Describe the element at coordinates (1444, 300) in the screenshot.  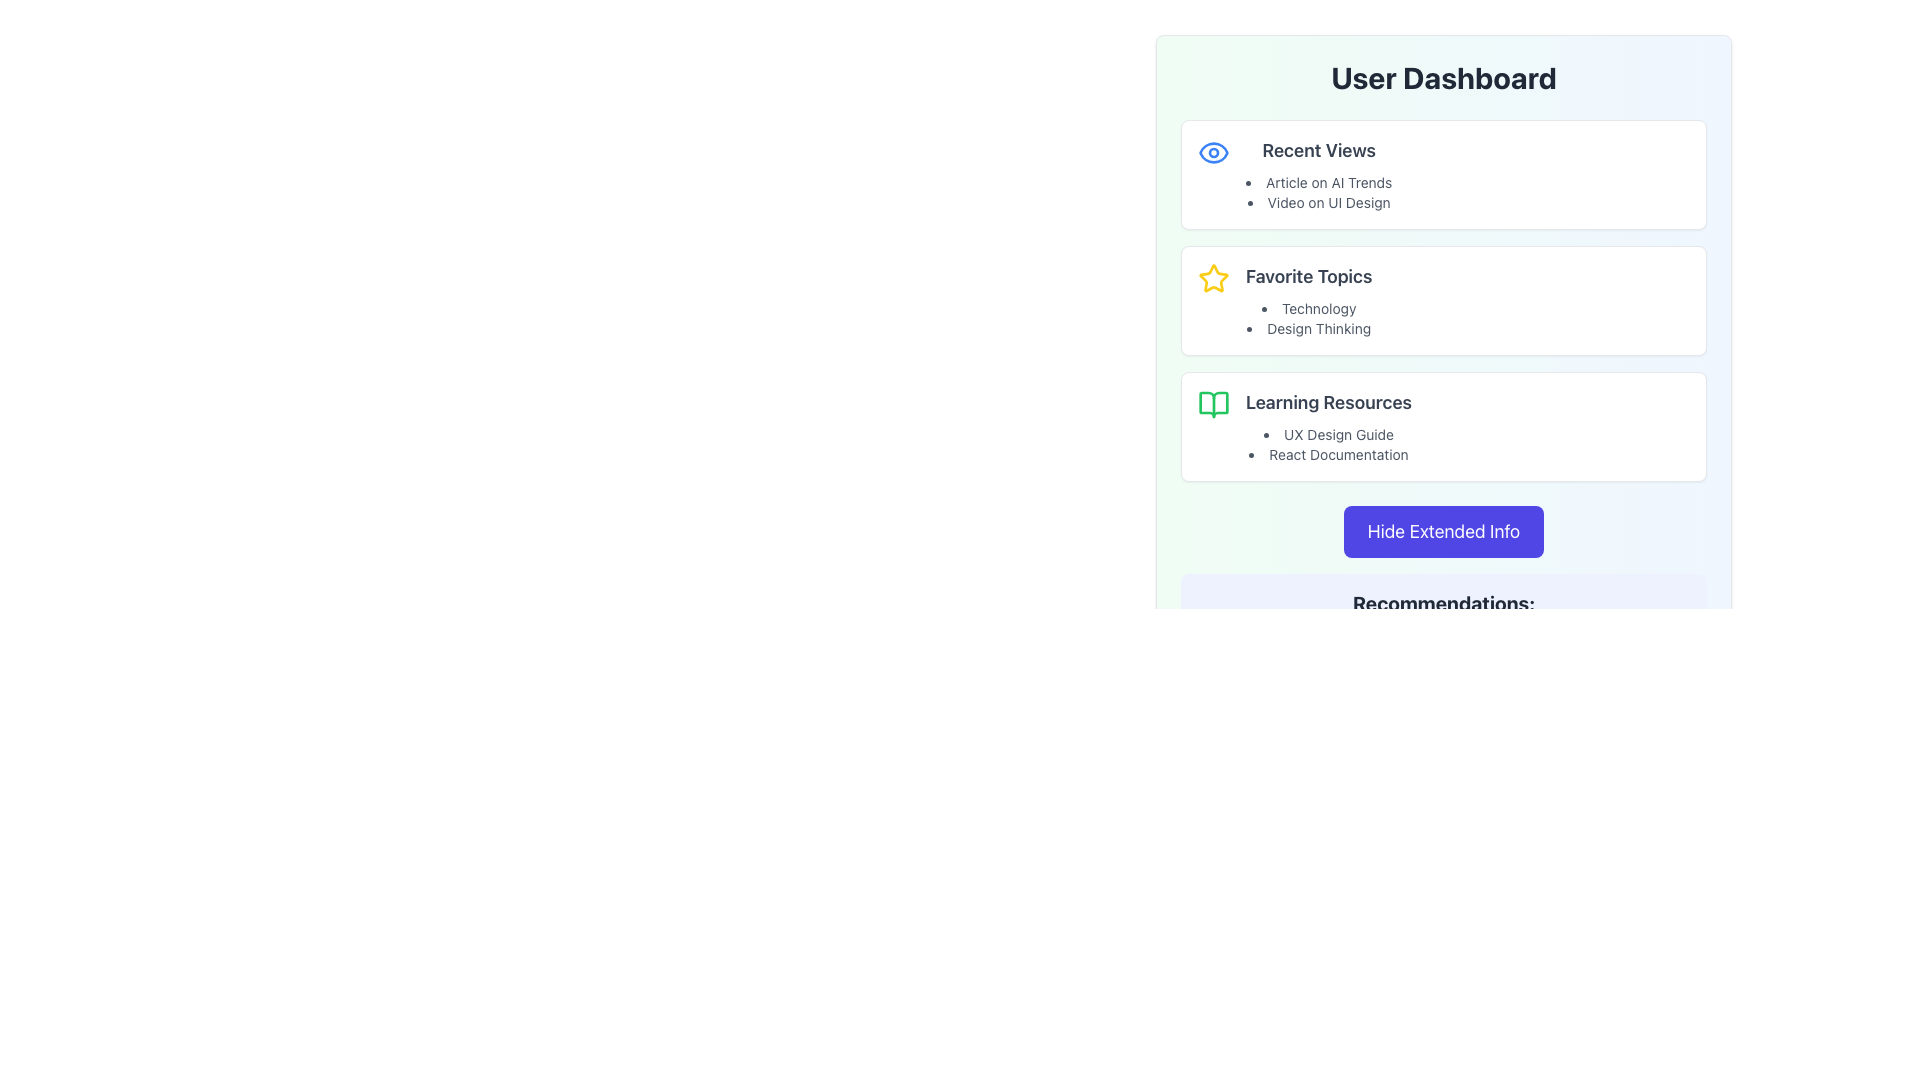
I see `the Information Card displaying highlighted topics of interest categorized under 'Favorite Topics', which is the second card in the vertical list on the User Dashboard` at that location.